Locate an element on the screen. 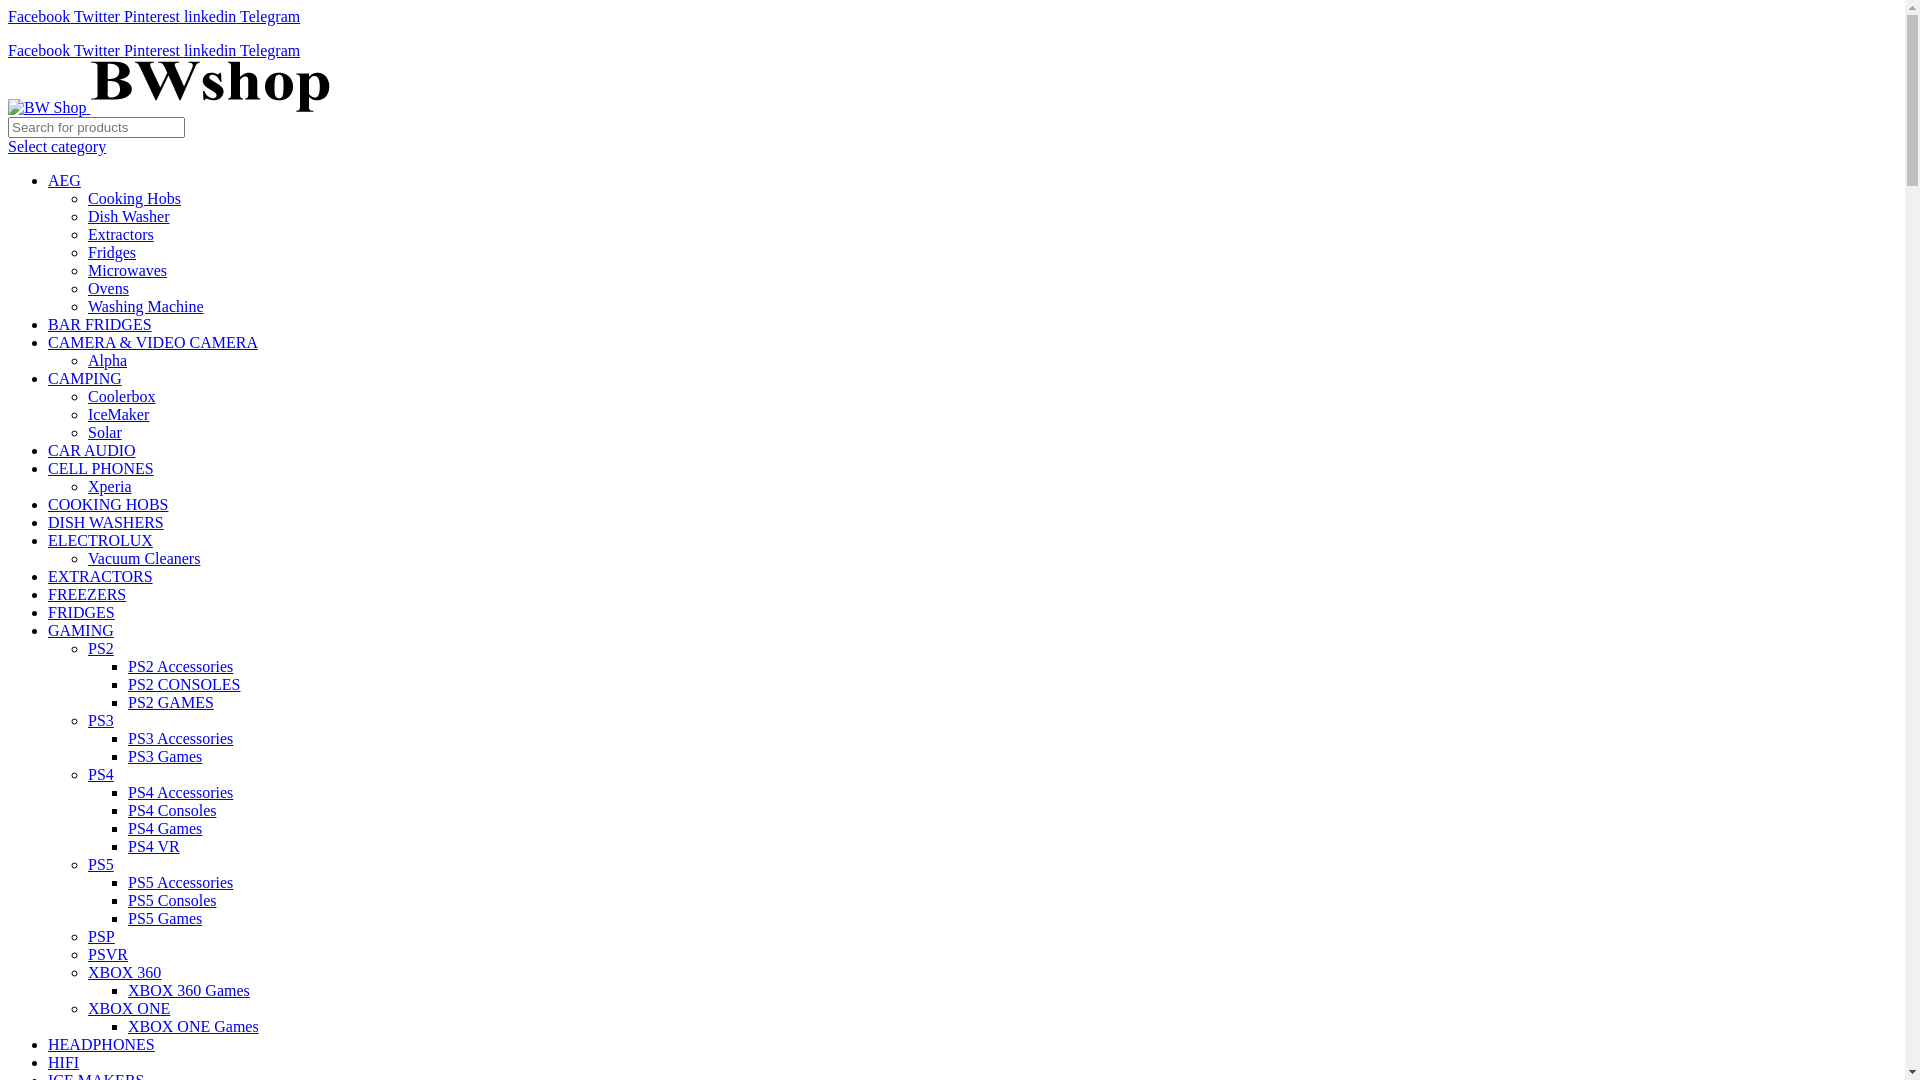  'PS5 Consoles' is located at coordinates (172, 900).